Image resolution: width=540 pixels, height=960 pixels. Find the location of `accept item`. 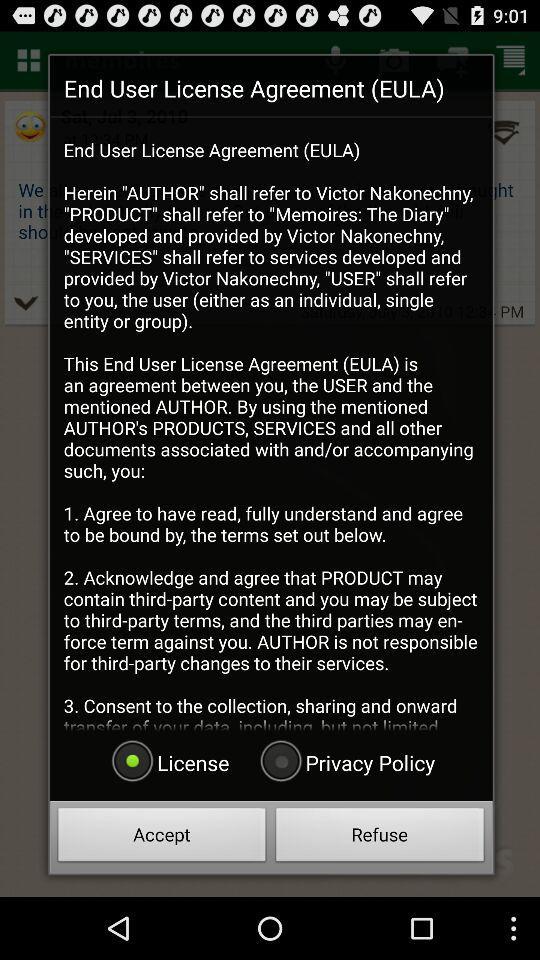

accept item is located at coordinates (161, 837).